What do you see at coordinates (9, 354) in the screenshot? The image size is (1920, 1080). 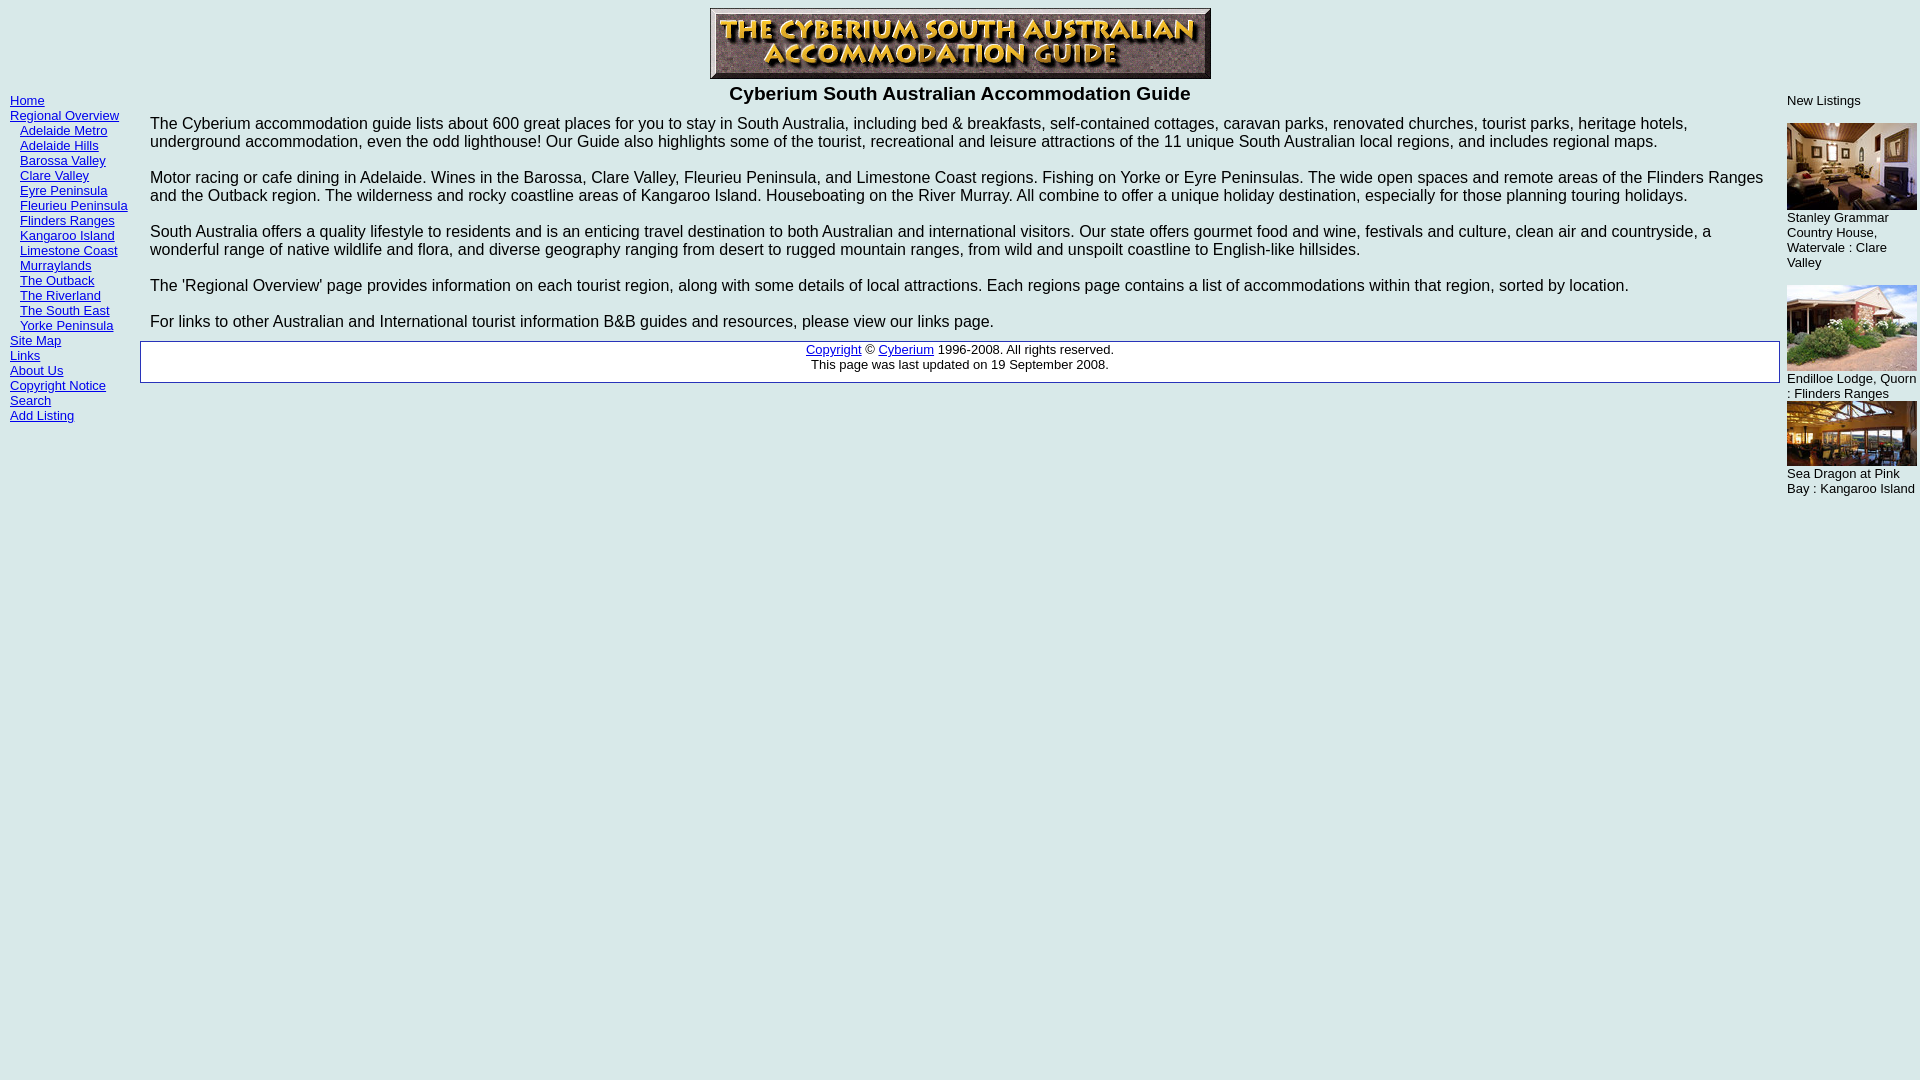 I see `'Links'` at bounding box center [9, 354].